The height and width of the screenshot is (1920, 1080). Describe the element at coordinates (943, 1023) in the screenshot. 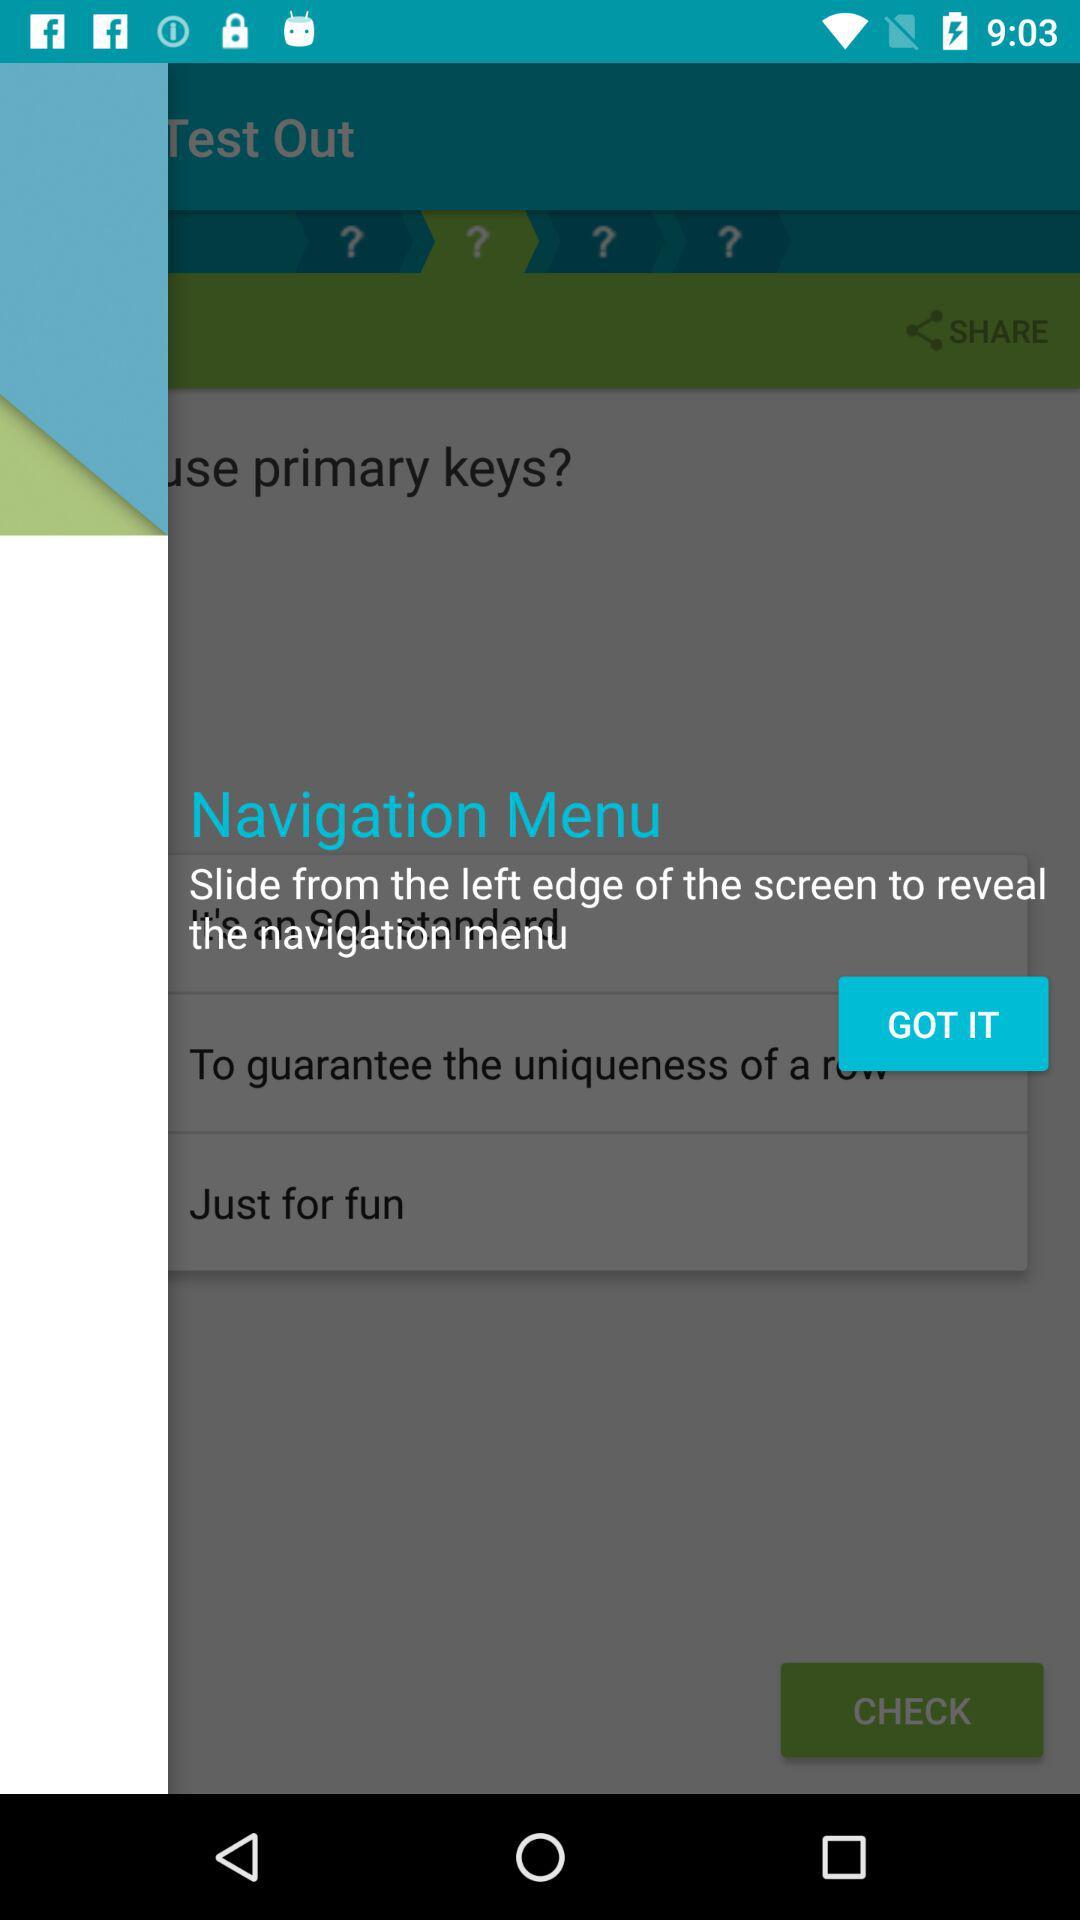

I see `got it` at that location.